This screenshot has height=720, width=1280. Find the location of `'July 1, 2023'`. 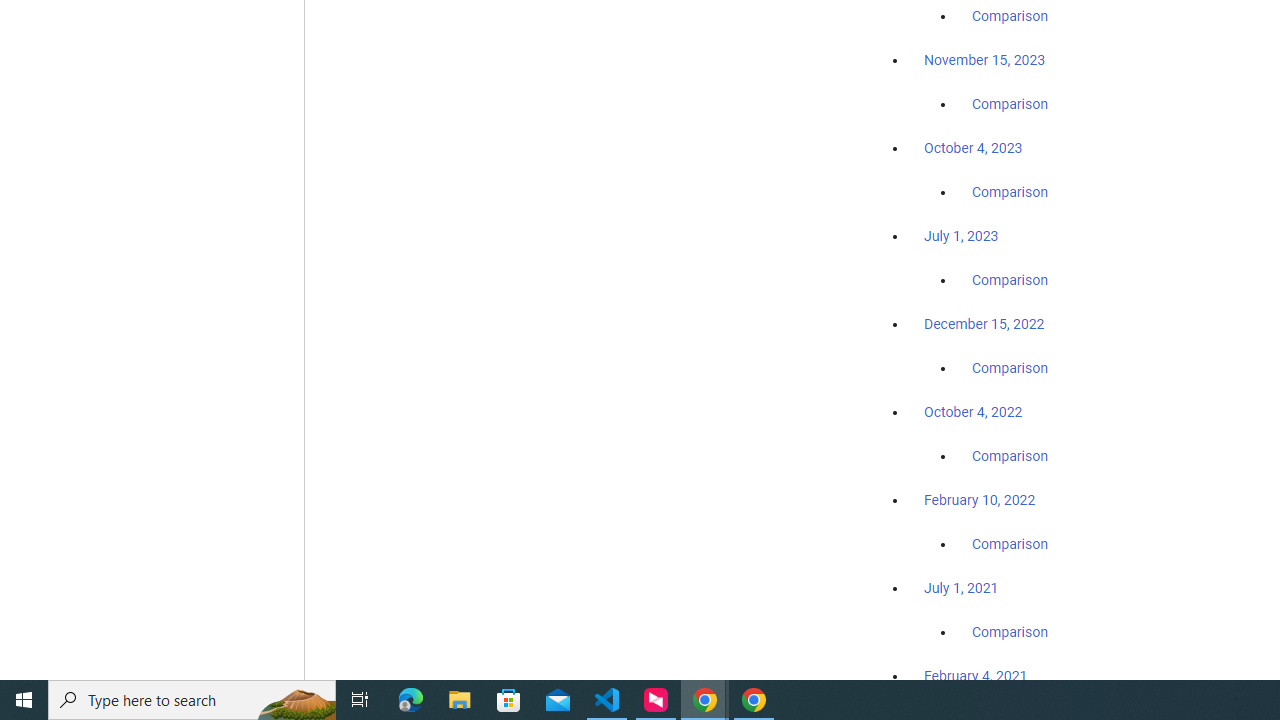

'July 1, 2023' is located at coordinates (961, 235).